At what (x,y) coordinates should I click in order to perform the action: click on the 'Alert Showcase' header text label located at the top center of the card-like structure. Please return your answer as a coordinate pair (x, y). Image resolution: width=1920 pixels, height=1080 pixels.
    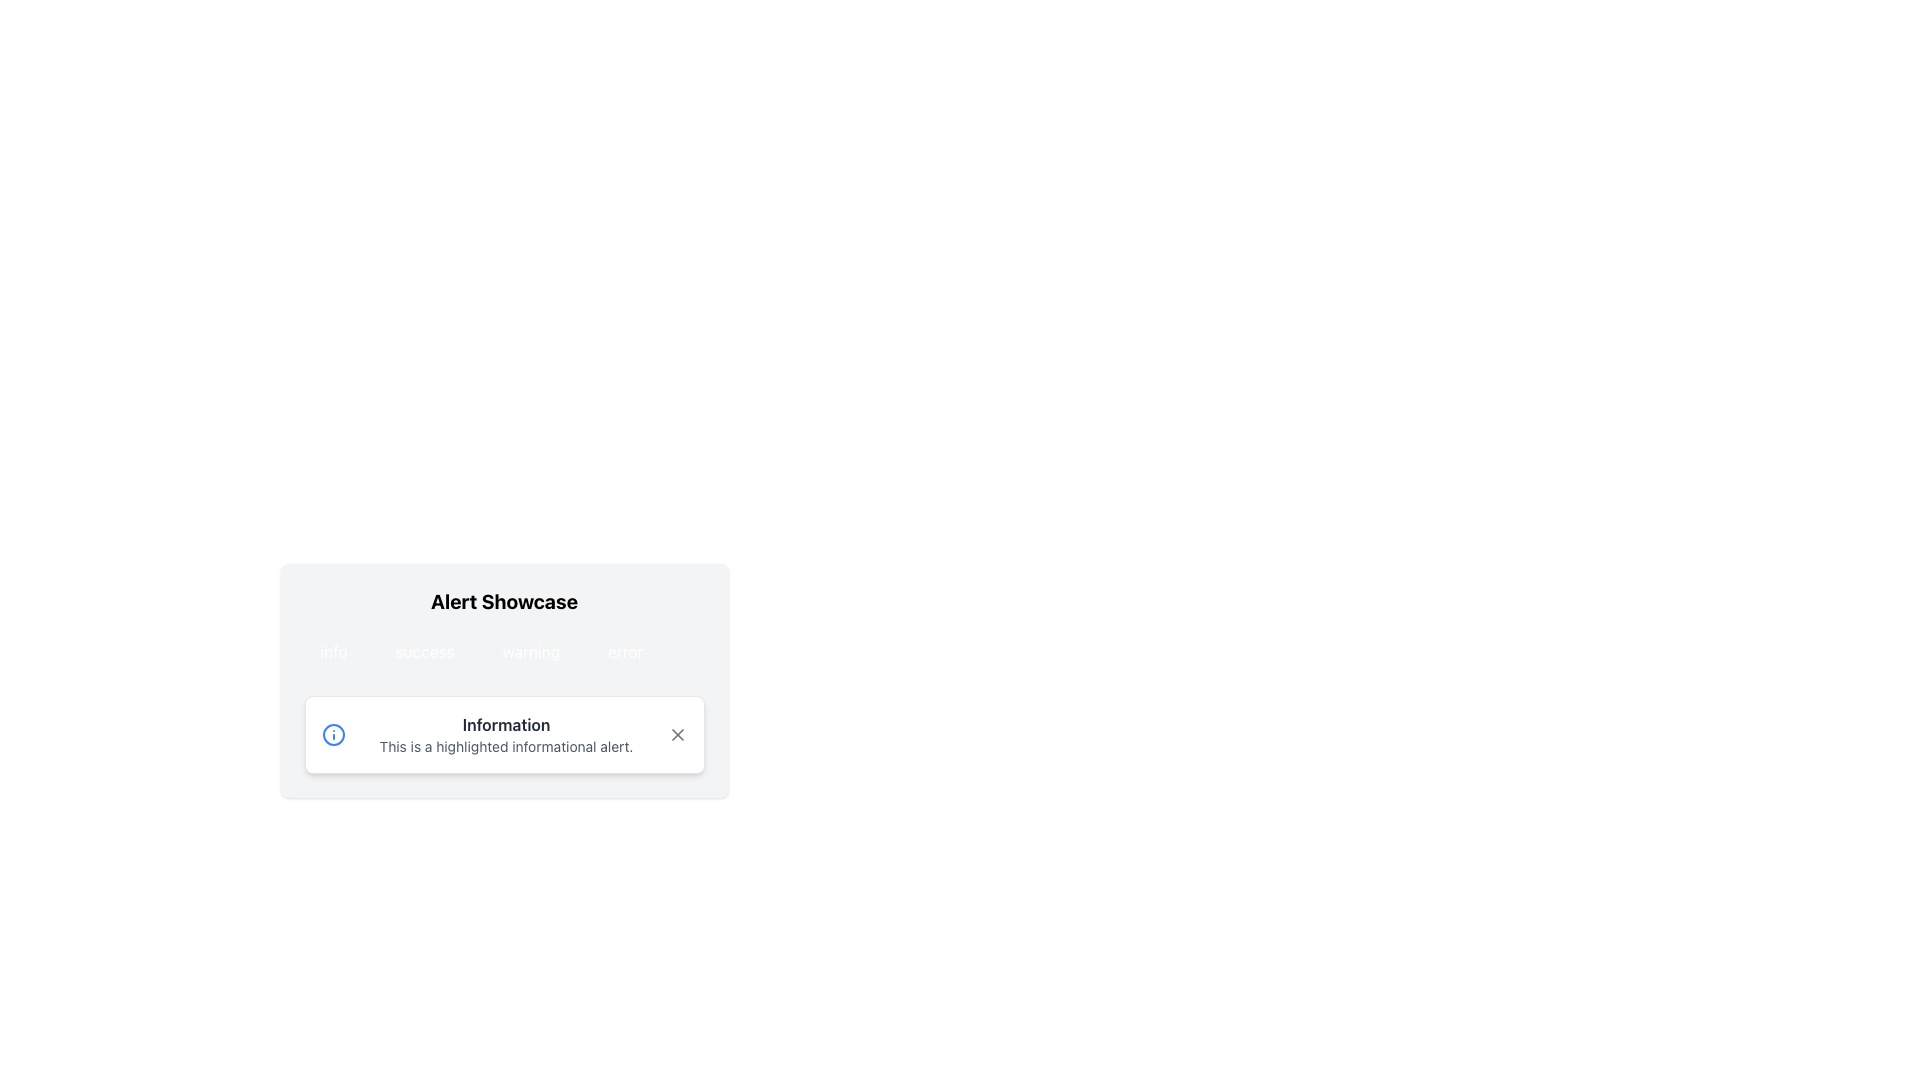
    Looking at the image, I should click on (504, 600).